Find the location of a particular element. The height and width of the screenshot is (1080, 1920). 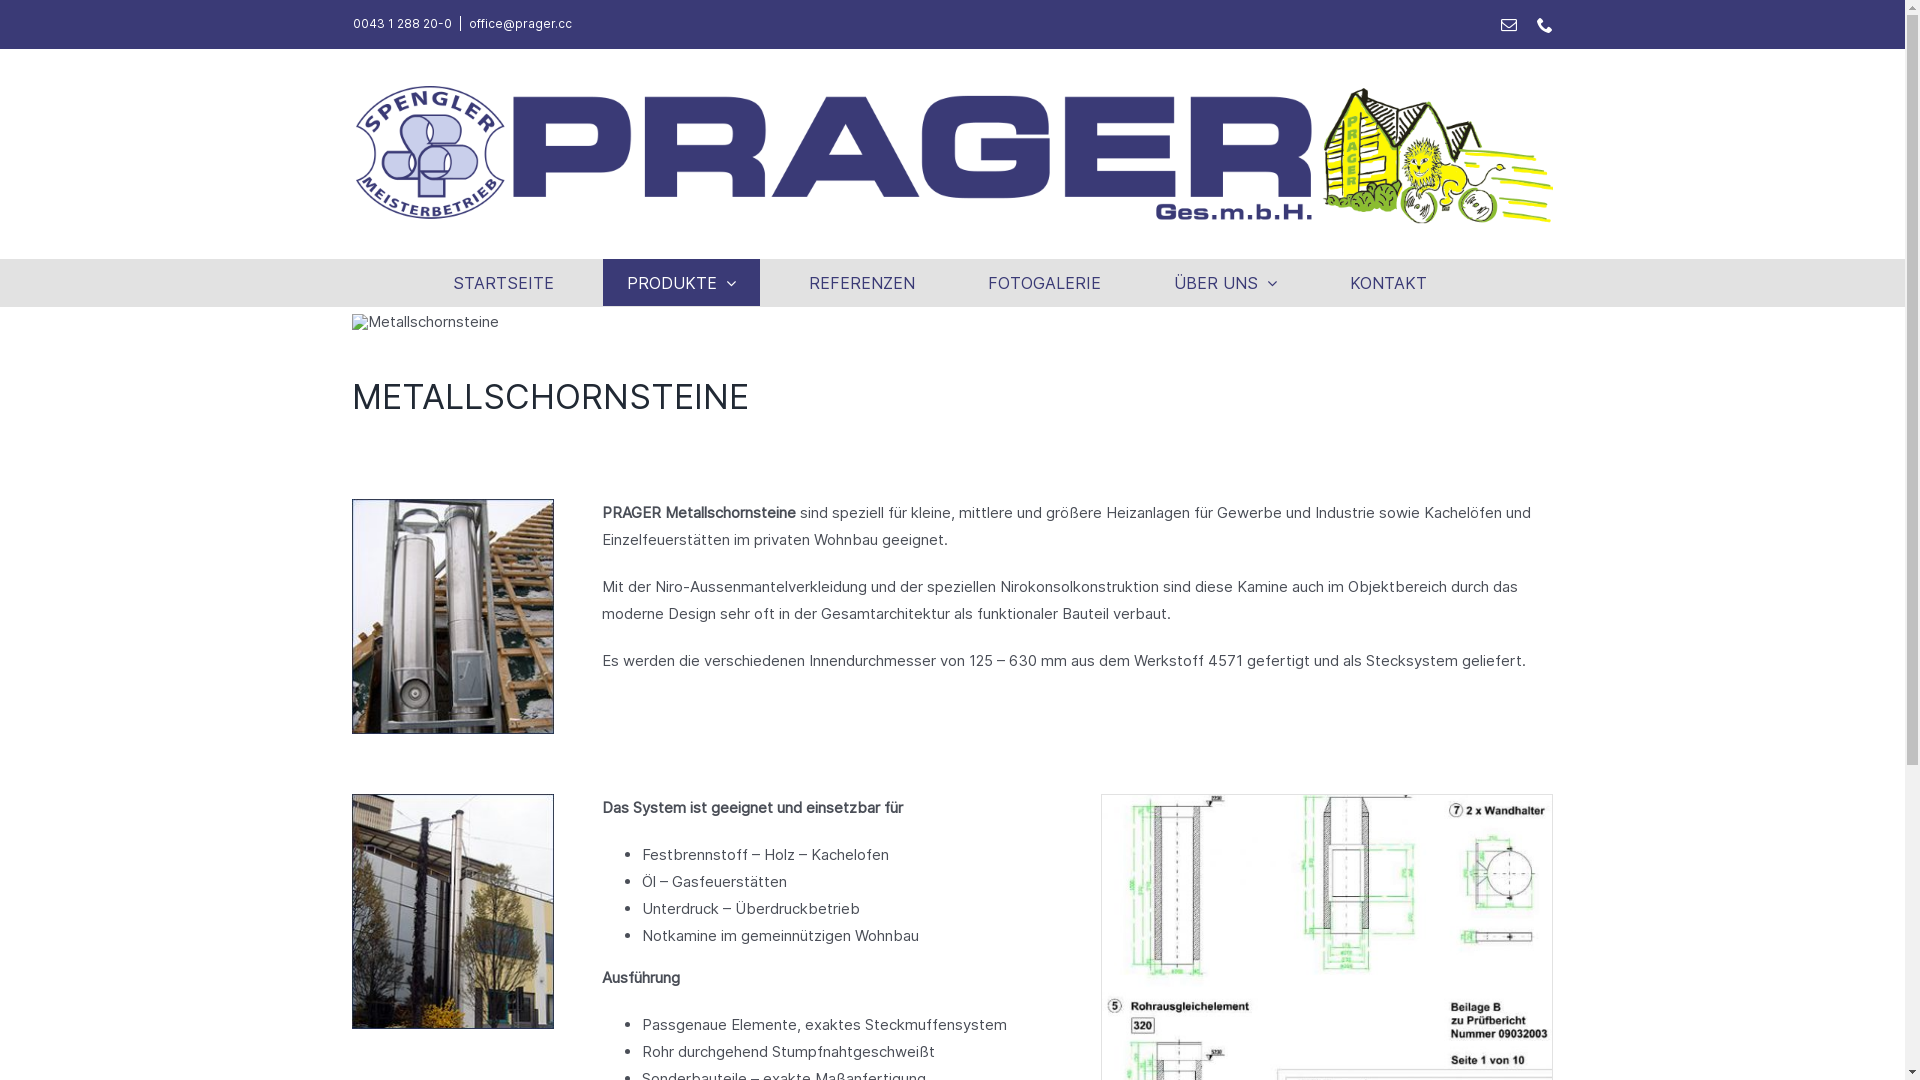

'METALLSCHORNSTEINE' is located at coordinates (451, 615).